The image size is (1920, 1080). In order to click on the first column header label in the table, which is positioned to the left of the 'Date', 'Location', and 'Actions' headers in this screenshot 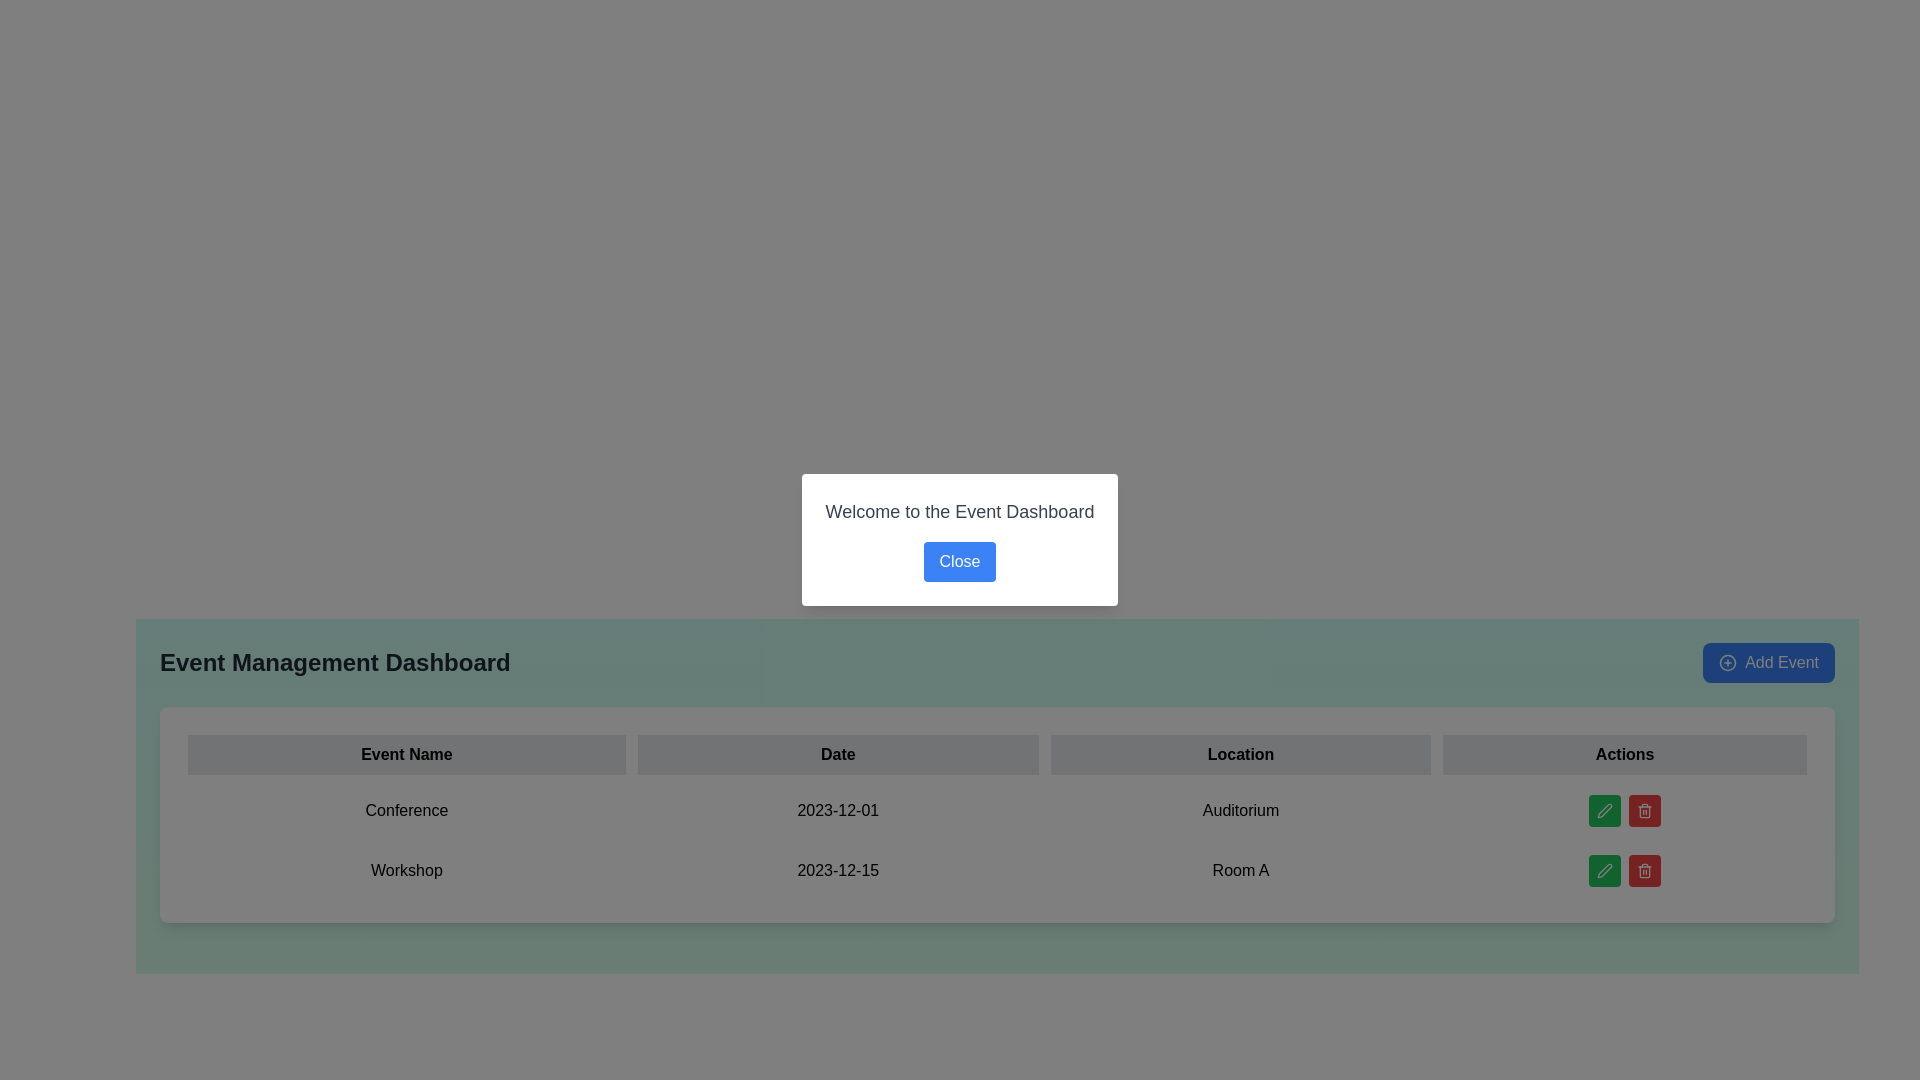, I will do `click(405, 755)`.